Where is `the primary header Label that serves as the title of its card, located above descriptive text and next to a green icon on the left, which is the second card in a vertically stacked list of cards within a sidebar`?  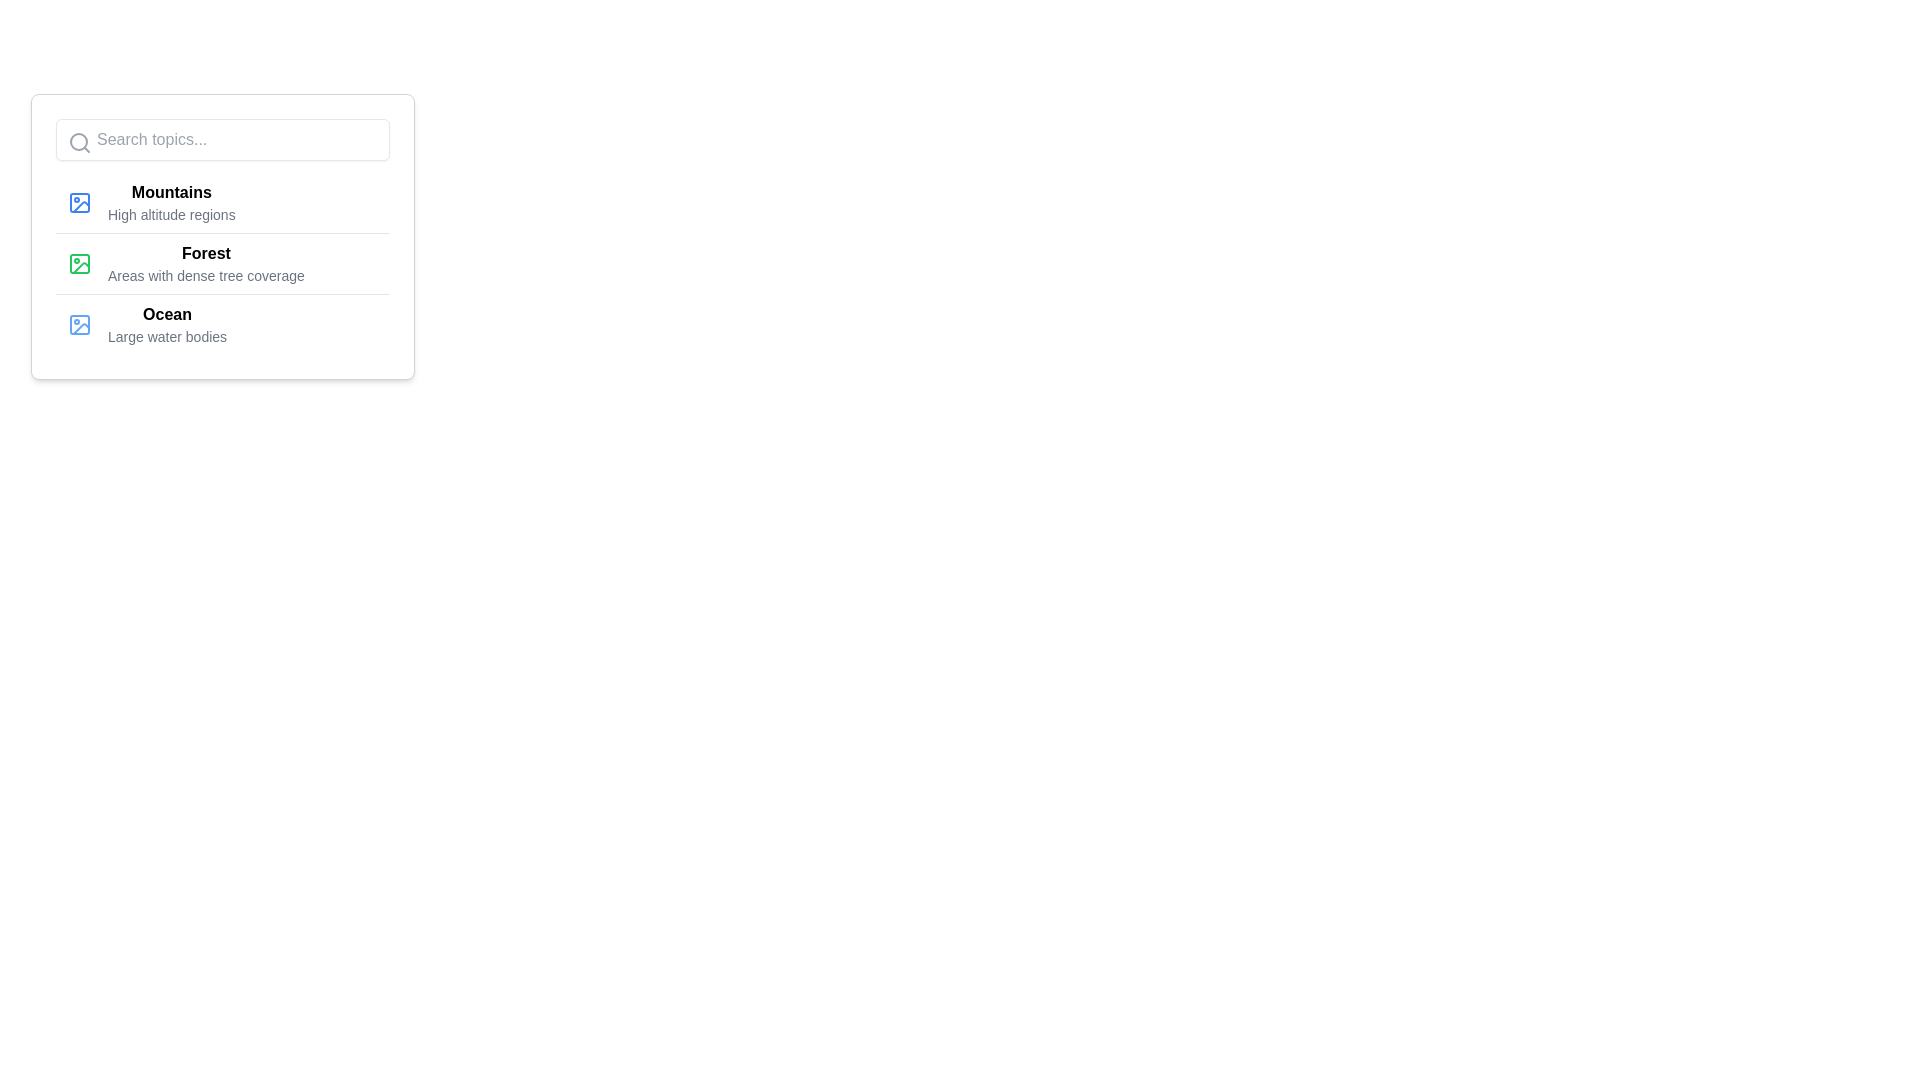
the primary header Label that serves as the title of its card, located above descriptive text and next to a green icon on the left, which is the second card in a vertically stacked list of cards within a sidebar is located at coordinates (206, 253).